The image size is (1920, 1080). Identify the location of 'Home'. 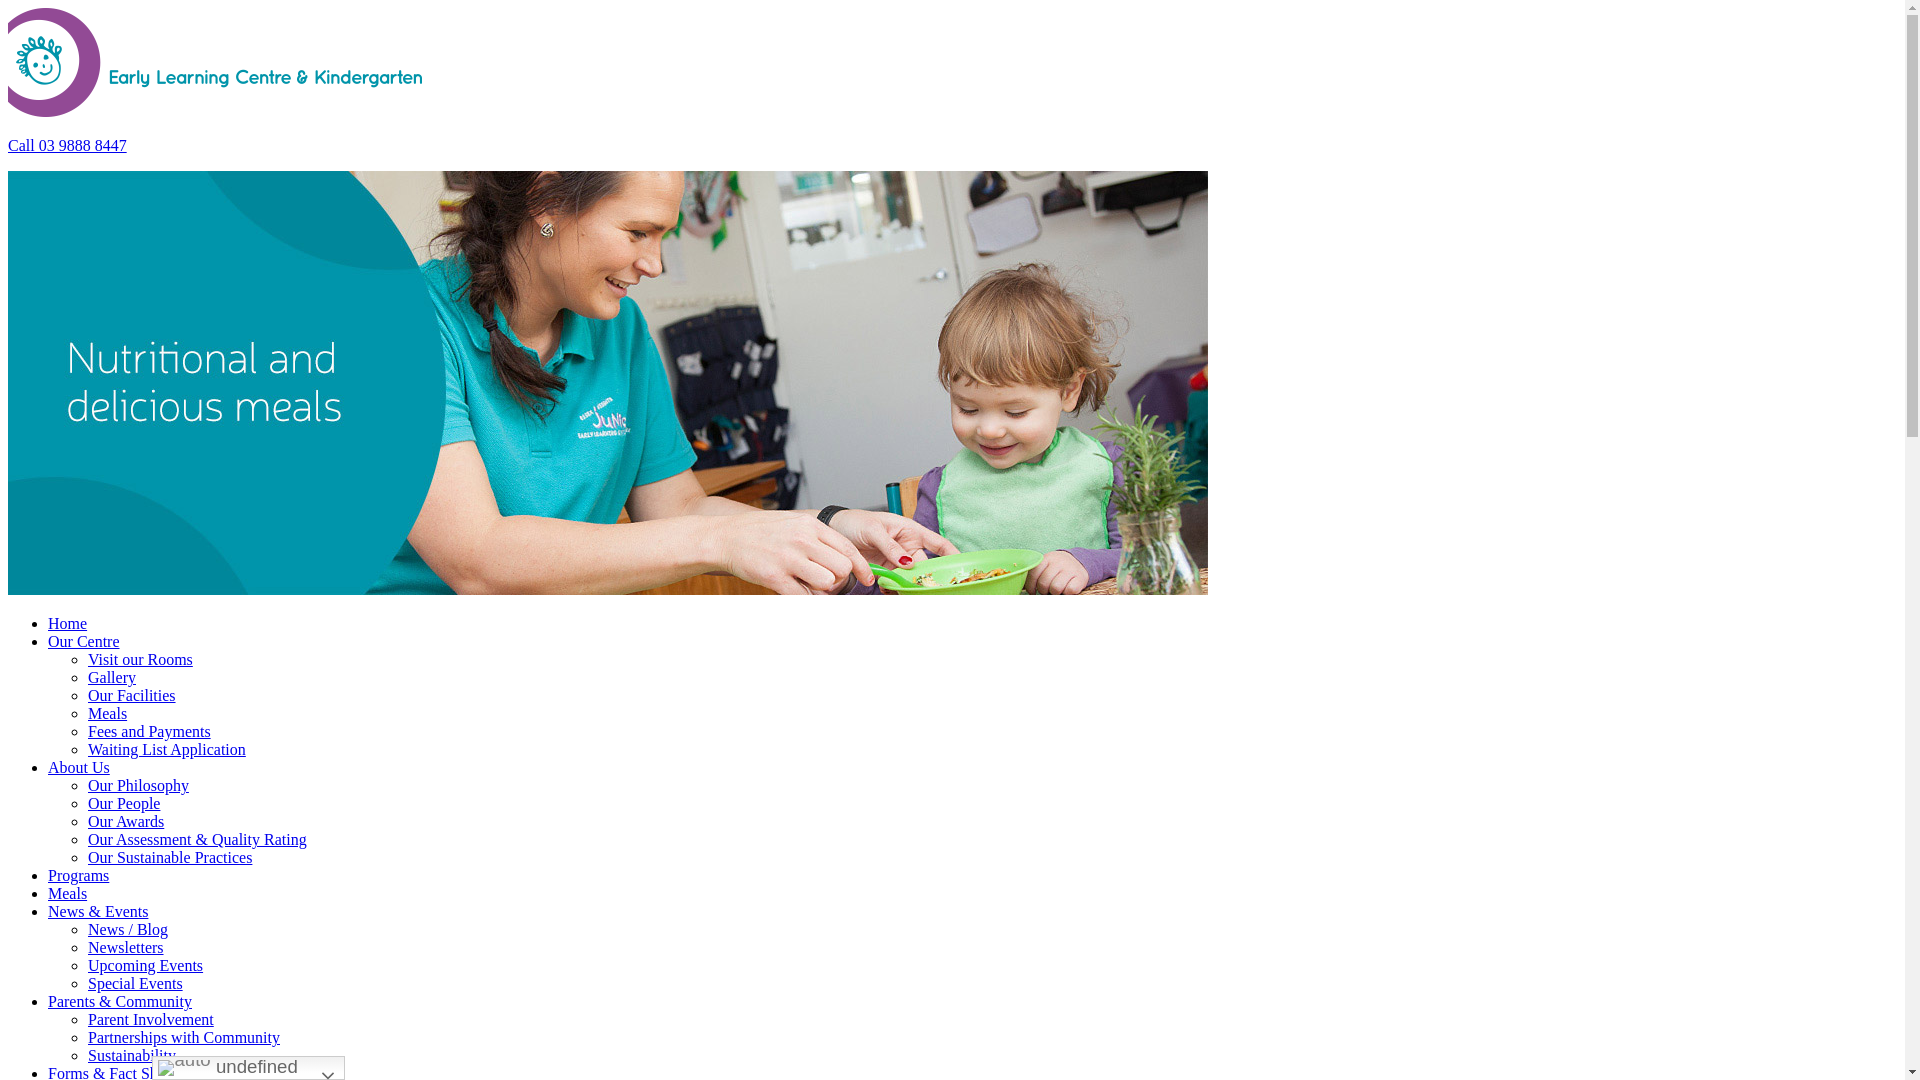
(67, 622).